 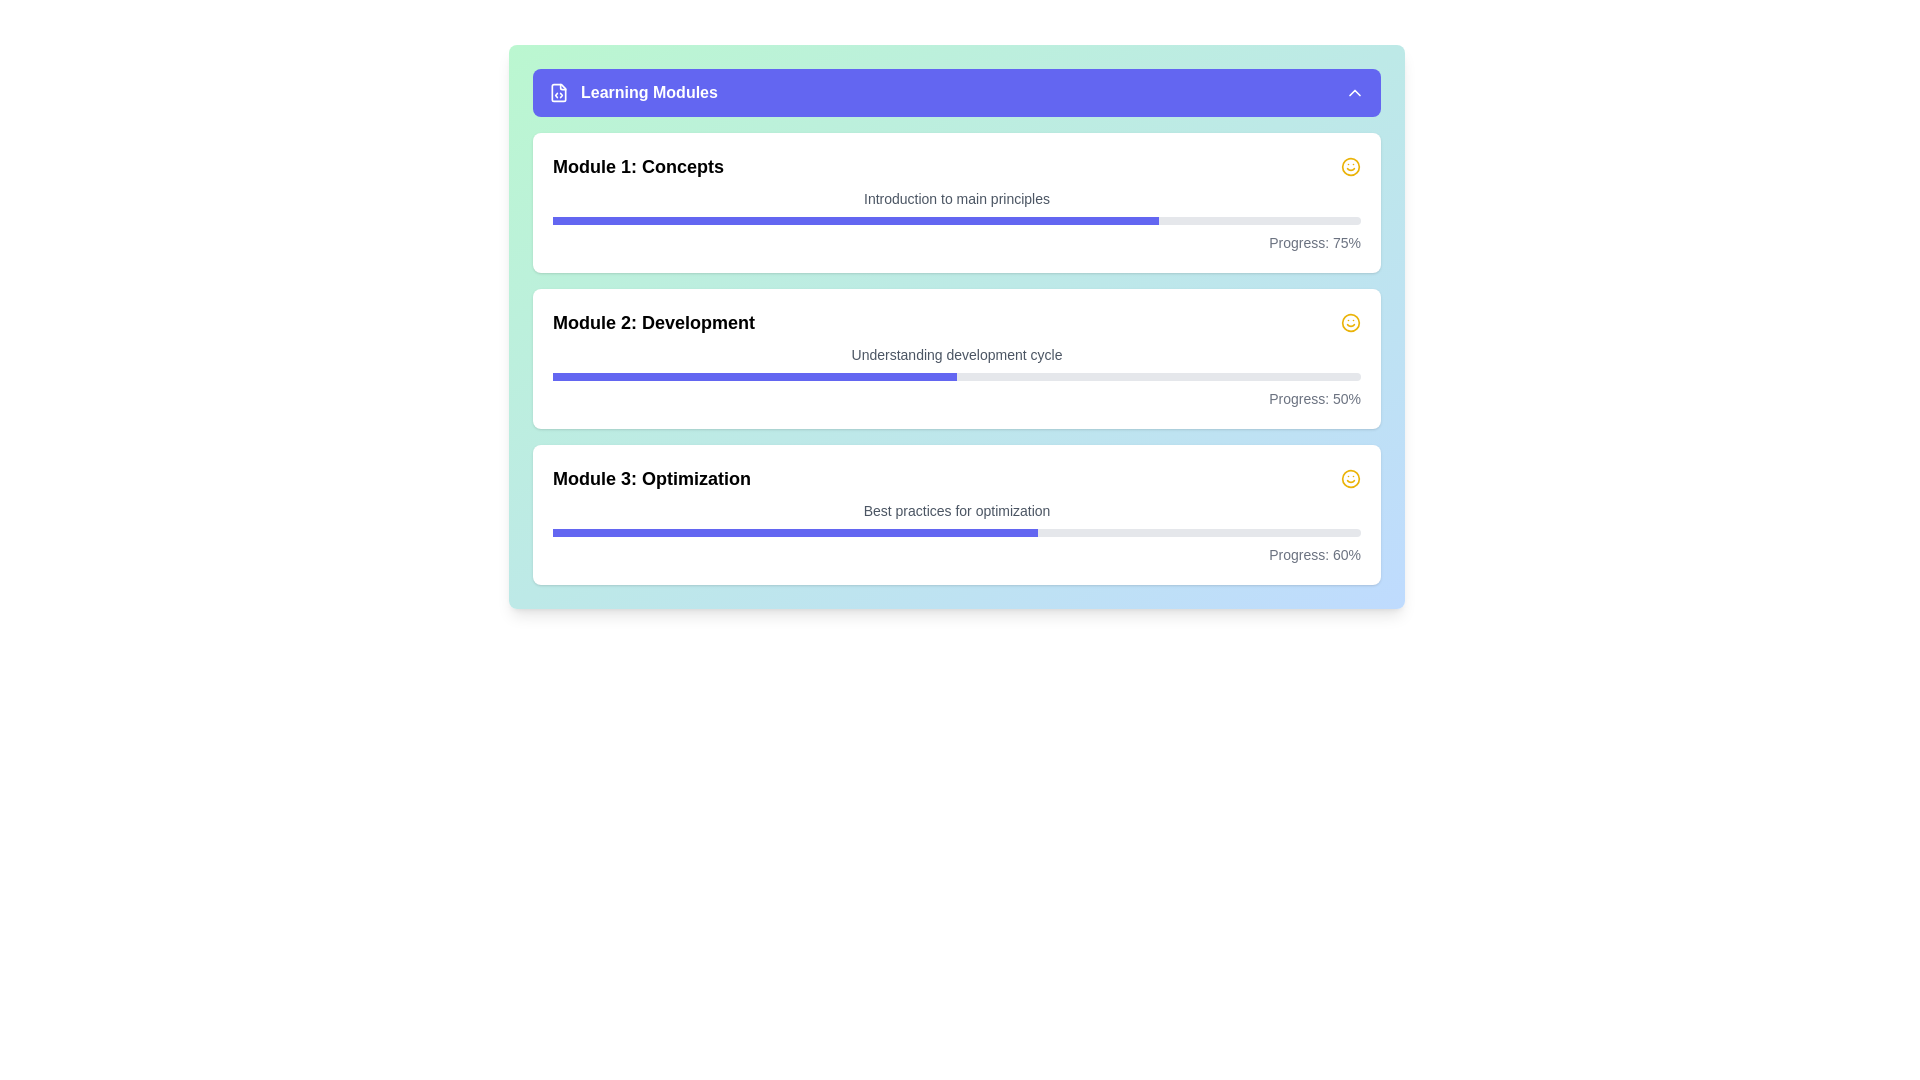 I want to click on the Label with icon titled 'Learning Modules' that has a file icon and is styled with a white font on a purple background, located in the top-left portion of the header section, so click(x=632, y=92).